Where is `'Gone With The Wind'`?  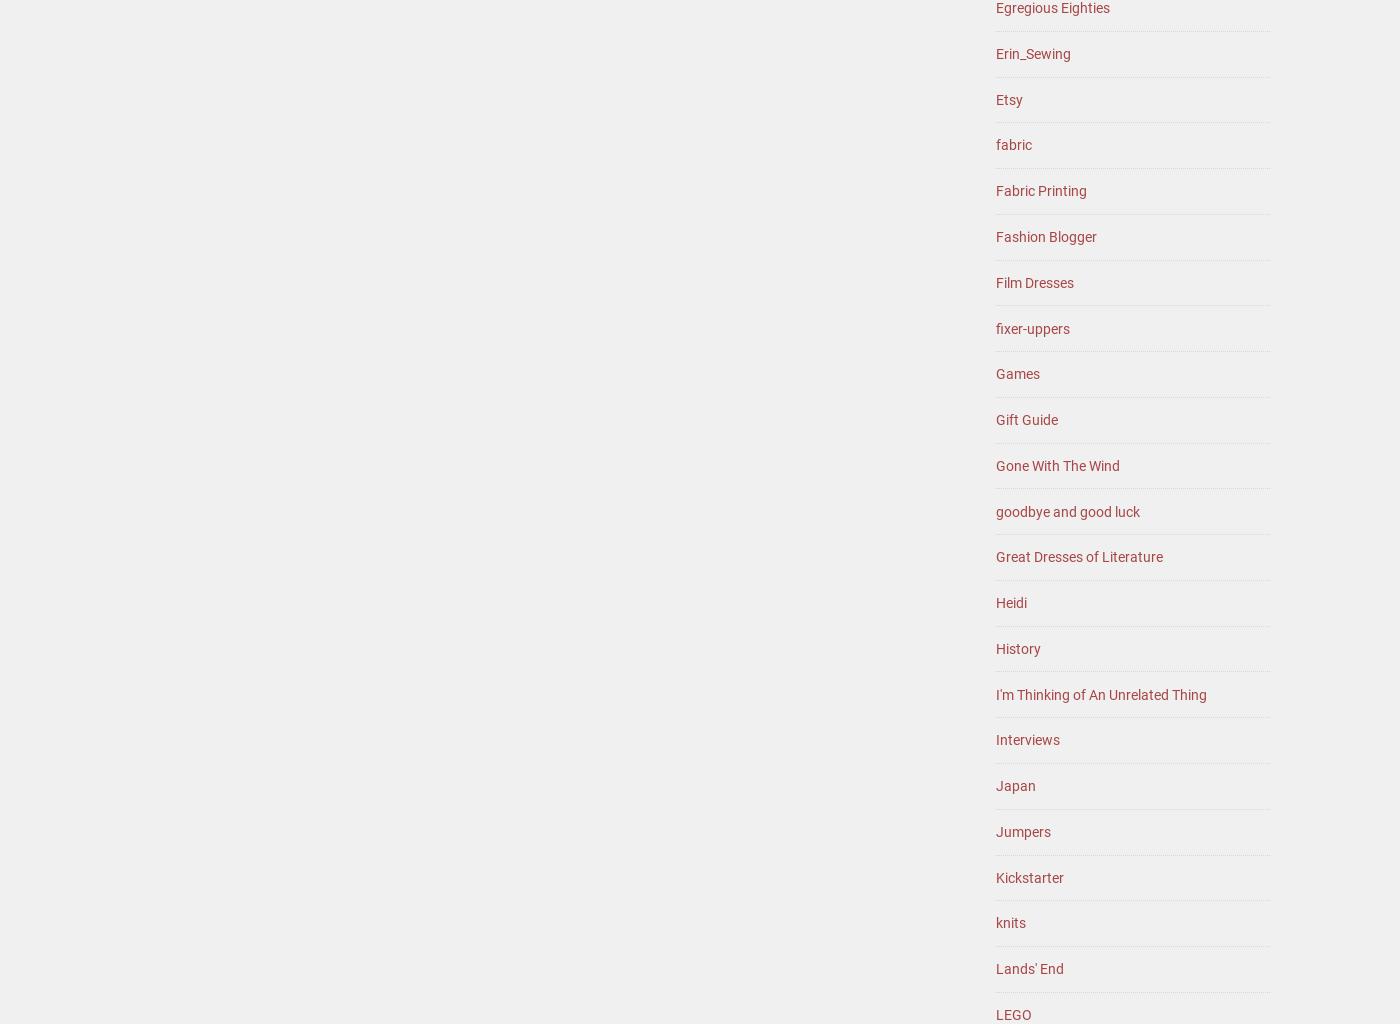
'Gone With The Wind' is located at coordinates (1057, 464).